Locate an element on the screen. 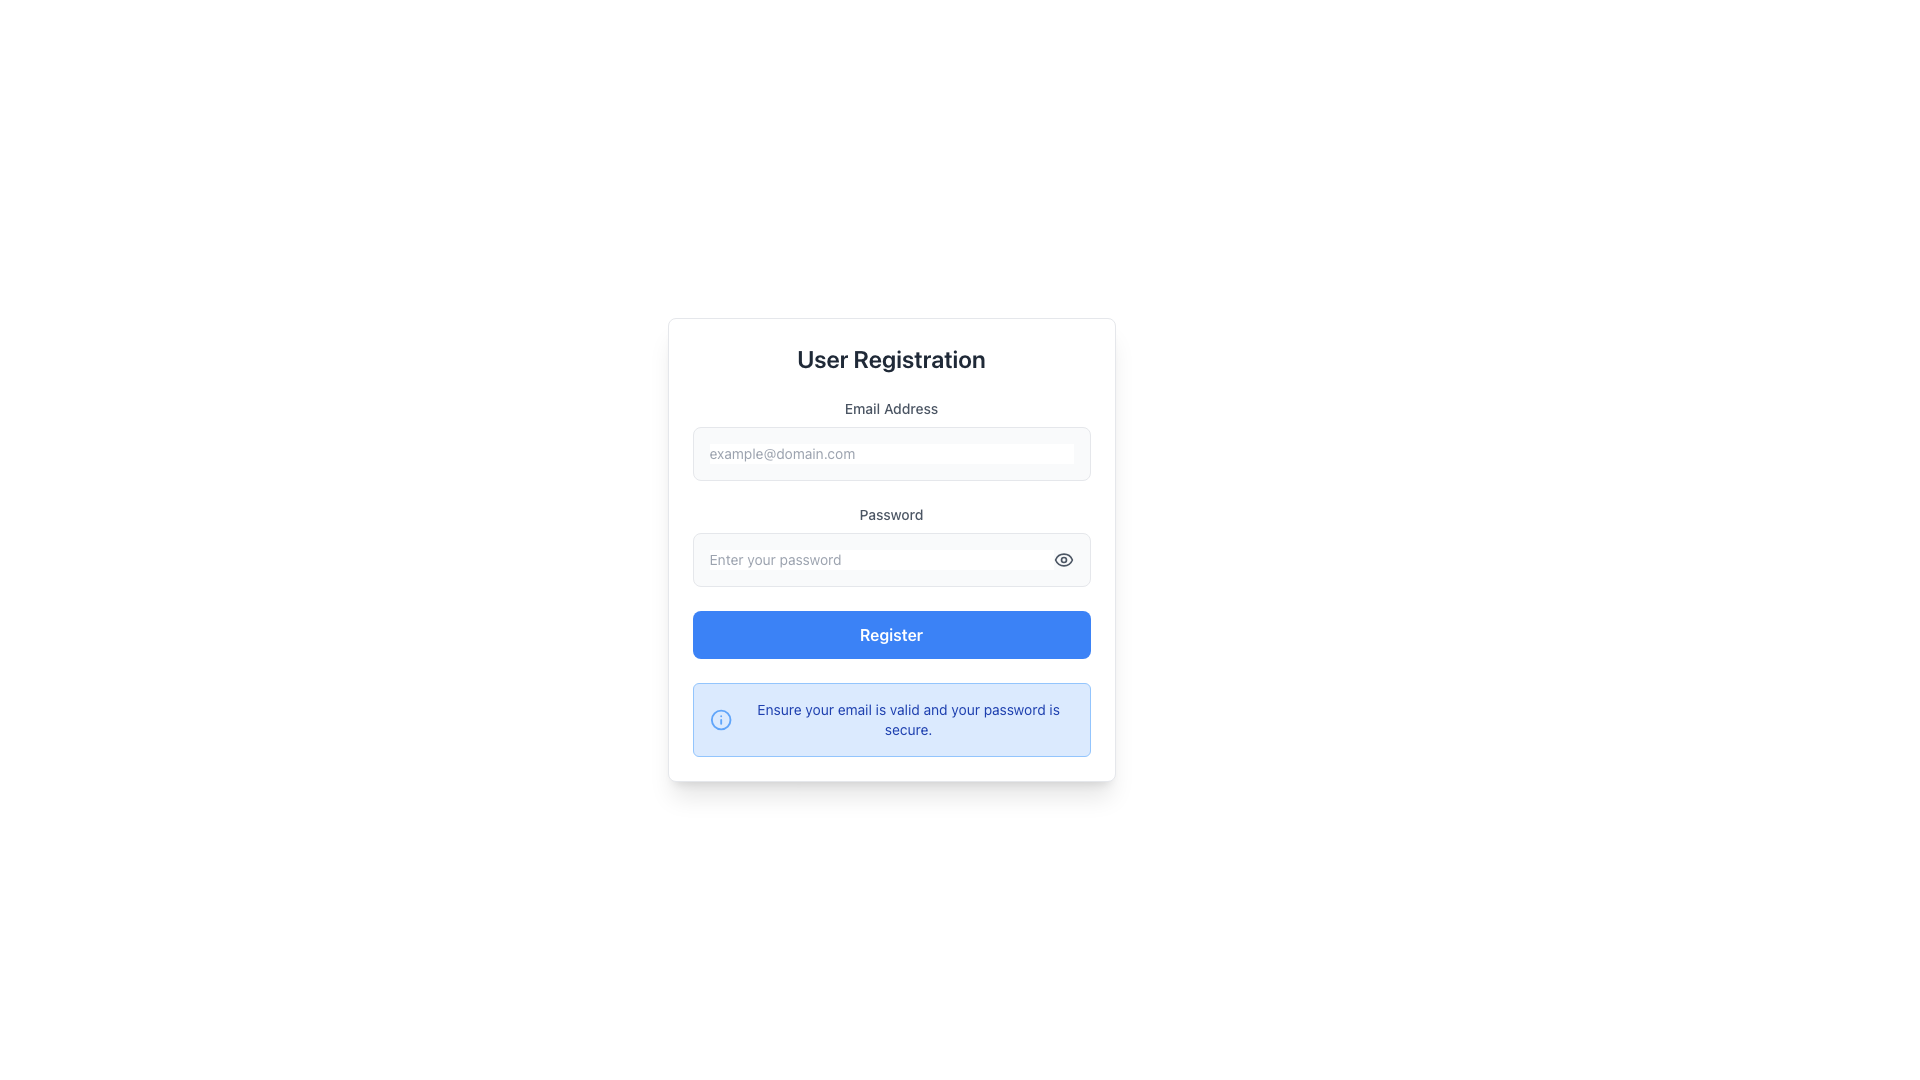  the Password input field, which is labeled 'Password' and features a placeholder 'Enter your password' is located at coordinates (890, 546).